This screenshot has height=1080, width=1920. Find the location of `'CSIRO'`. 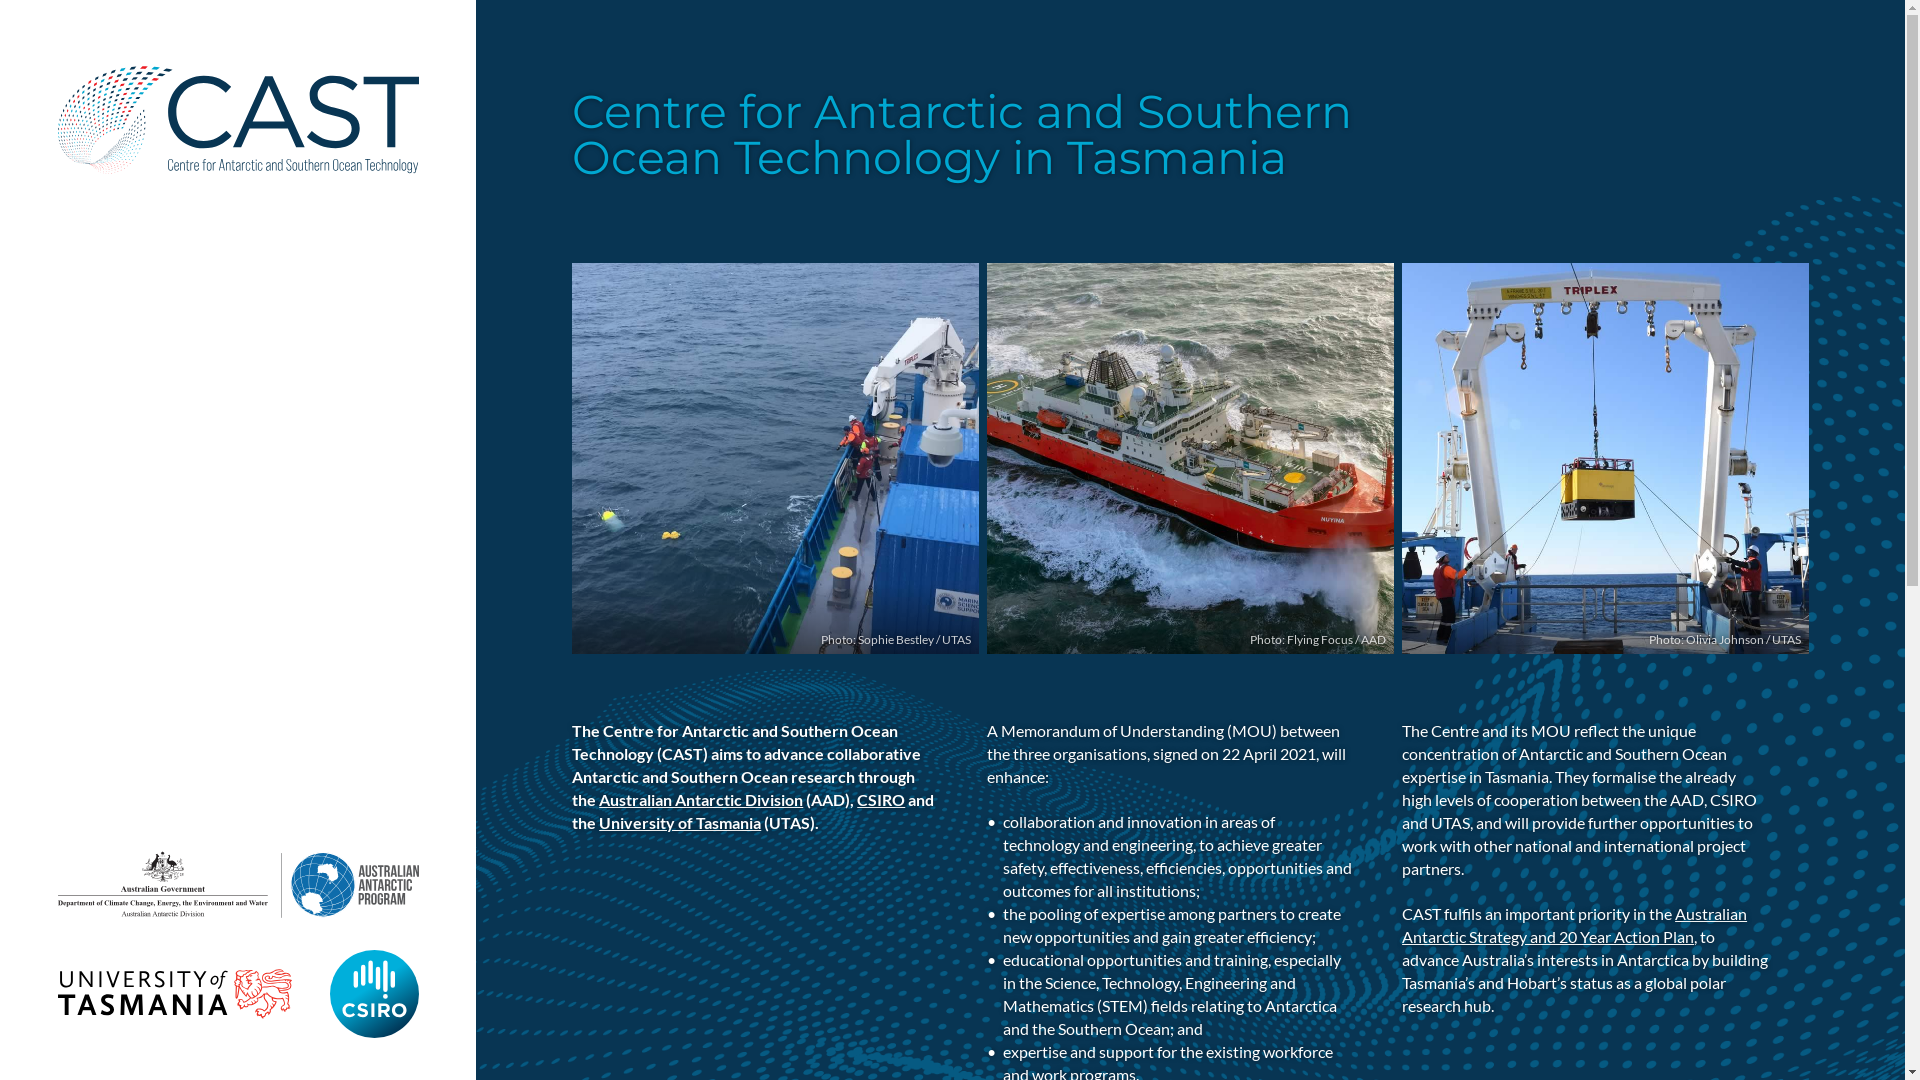

'CSIRO' is located at coordinates (880, 798).